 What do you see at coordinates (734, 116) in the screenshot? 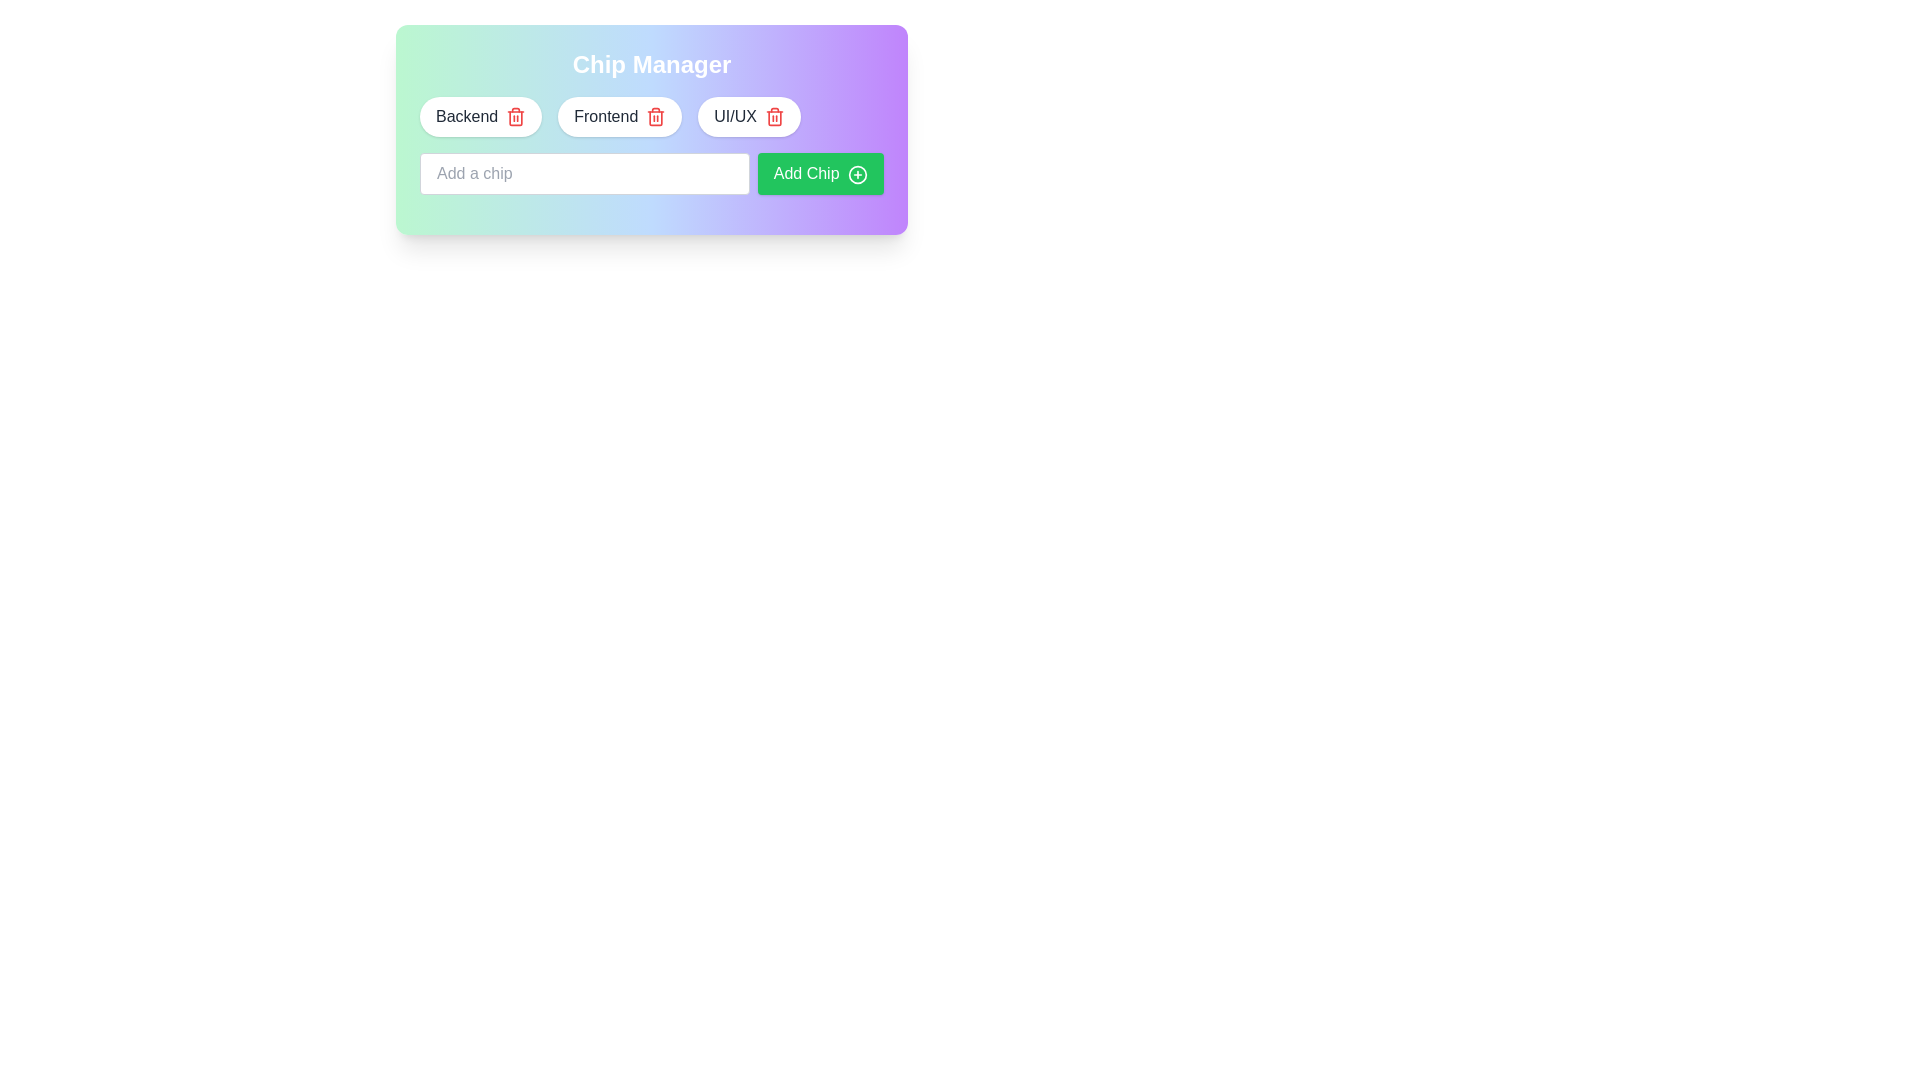
I see `the text label 'UI/UX' within the third chip from the left in the 'Chip Manager' interface` at bounding box center [734, 116].